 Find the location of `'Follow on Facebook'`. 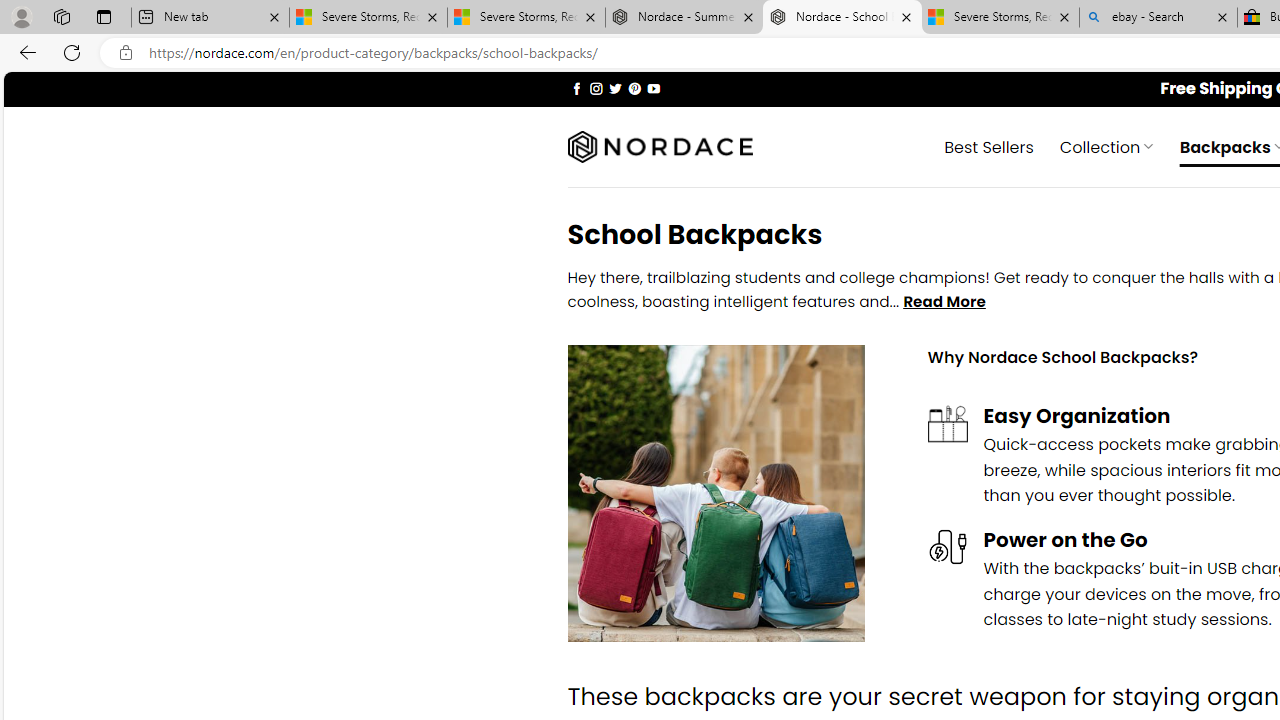

'Follow on Facebook' is located at coordinates (576, 87).